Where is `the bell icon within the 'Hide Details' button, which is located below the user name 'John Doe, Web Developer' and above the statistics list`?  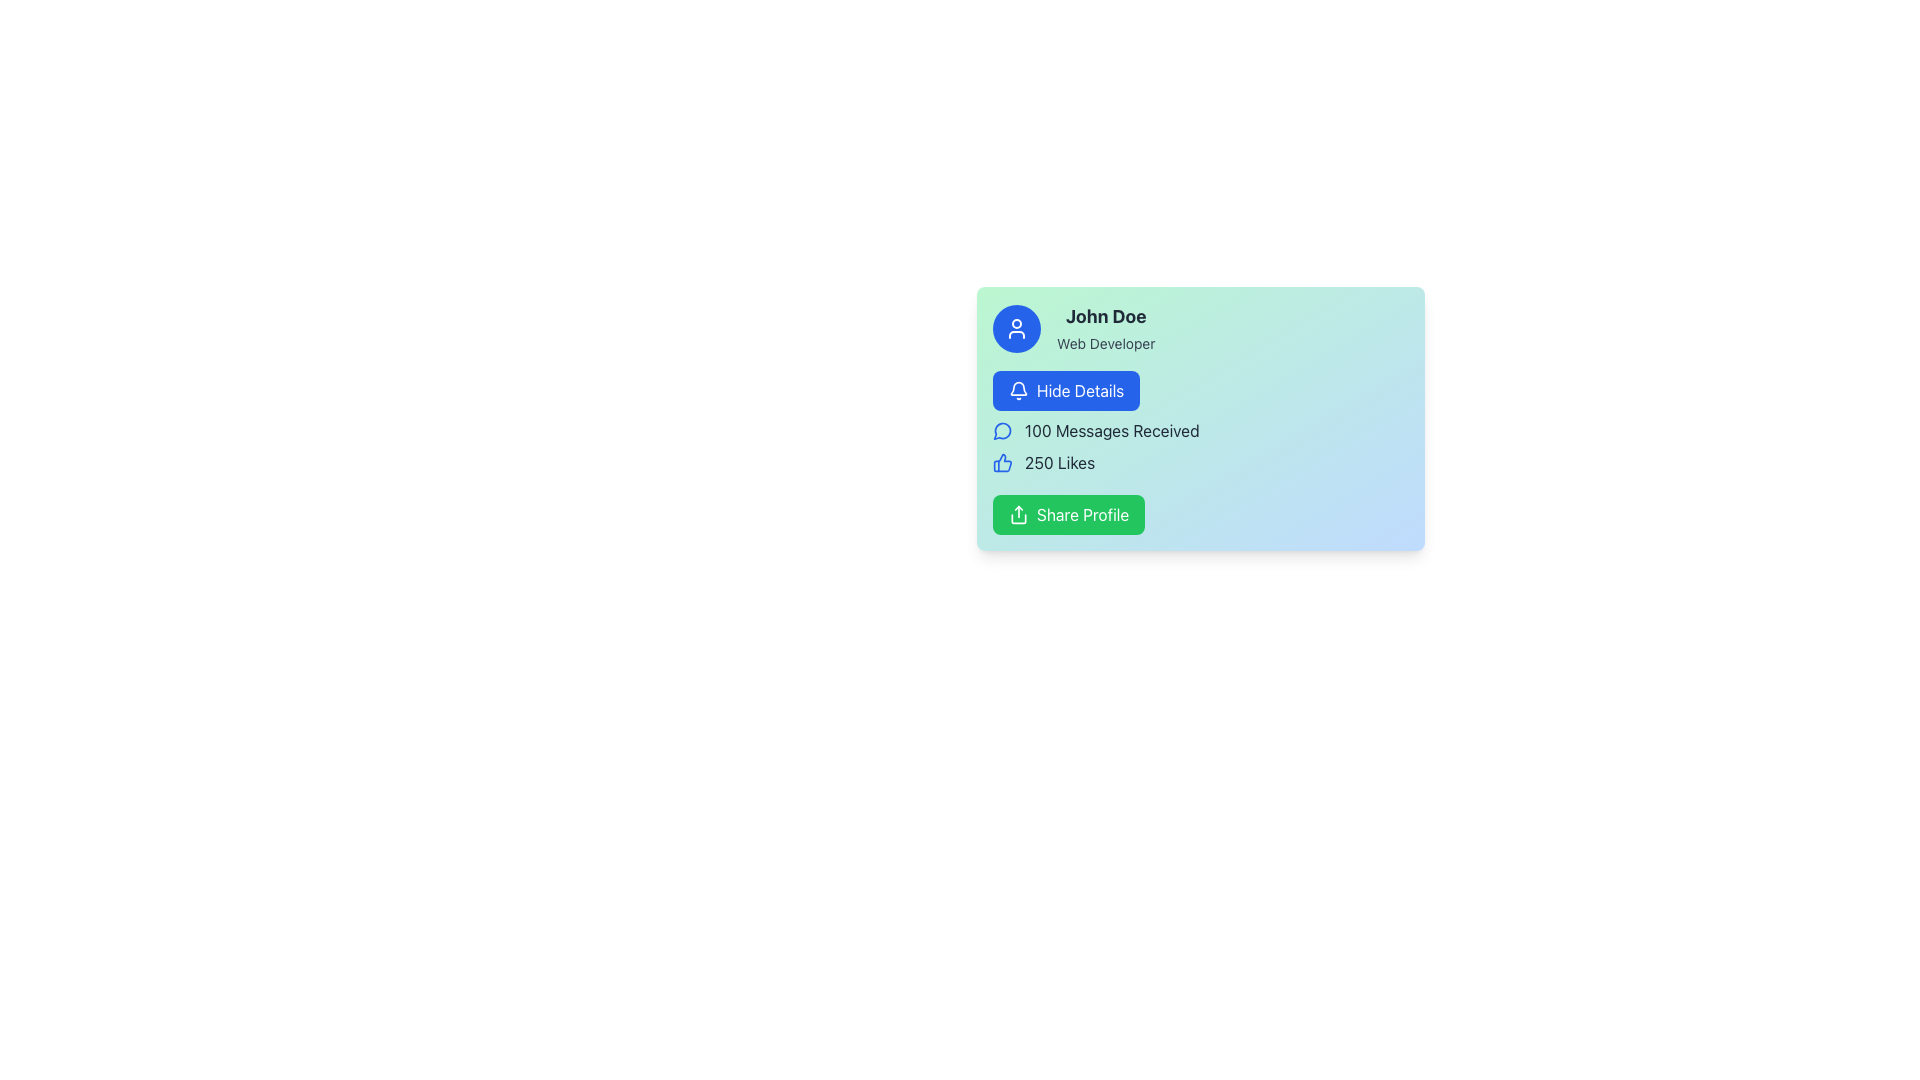
the bell icon within the 'Hide Details' button, which is located below the user name 'John Doe, Web Developer' and above the statistics list is located at coordinates (1018, 390).